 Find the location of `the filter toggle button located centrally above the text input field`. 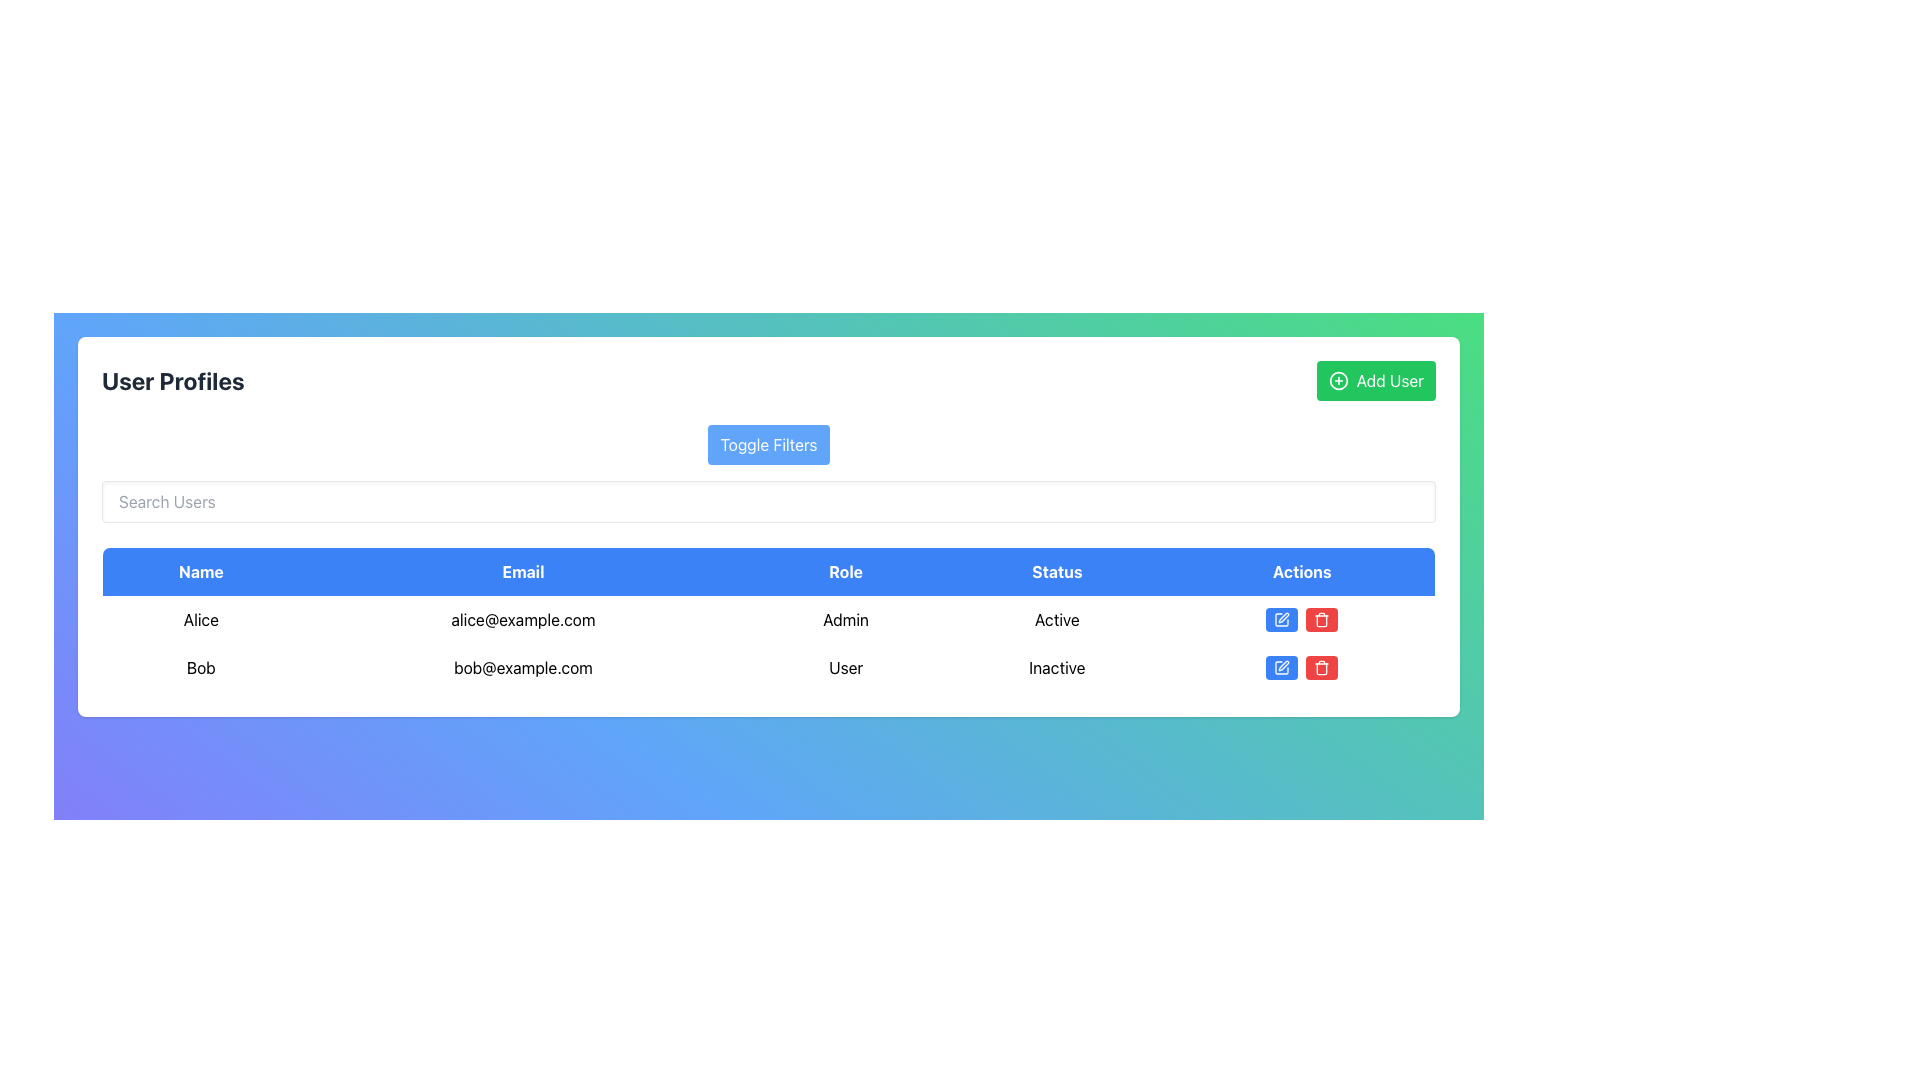

the filter toggle button located centrally above the text input field is located at coordinates (767, 443).